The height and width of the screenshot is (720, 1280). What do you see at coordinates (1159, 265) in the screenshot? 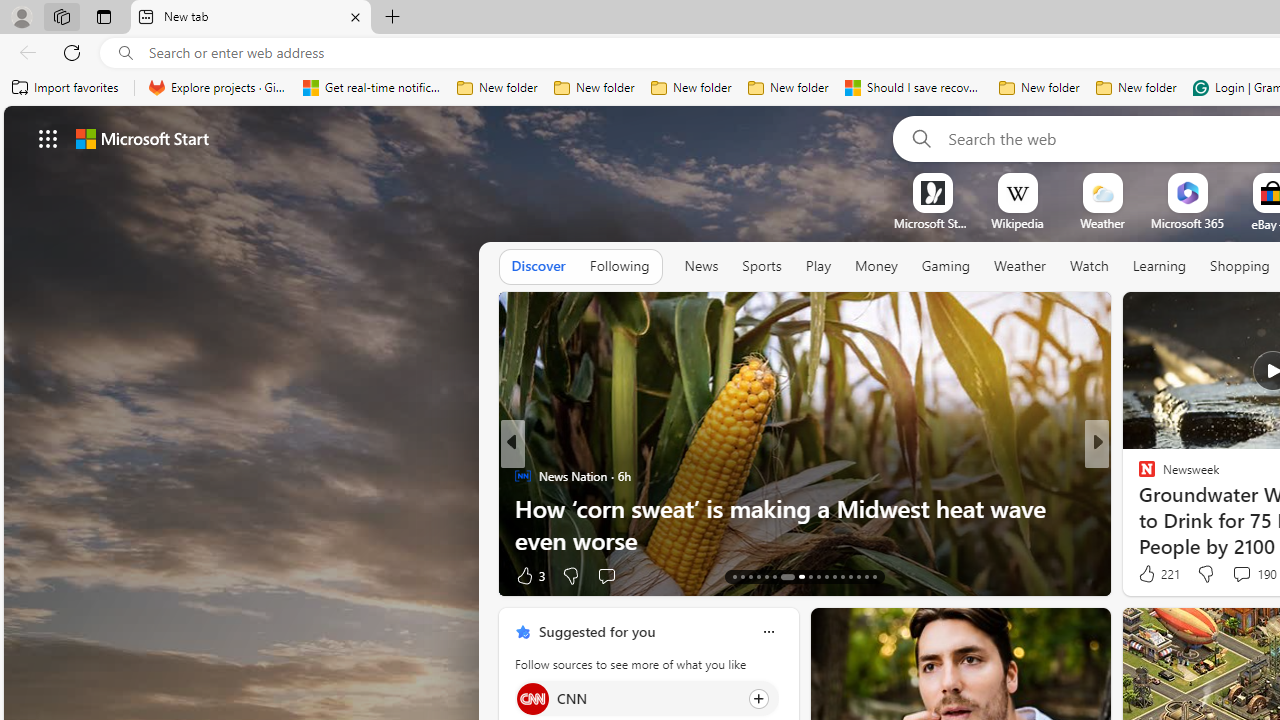
I see `'Learning'` at bounding box center [1159, 265].